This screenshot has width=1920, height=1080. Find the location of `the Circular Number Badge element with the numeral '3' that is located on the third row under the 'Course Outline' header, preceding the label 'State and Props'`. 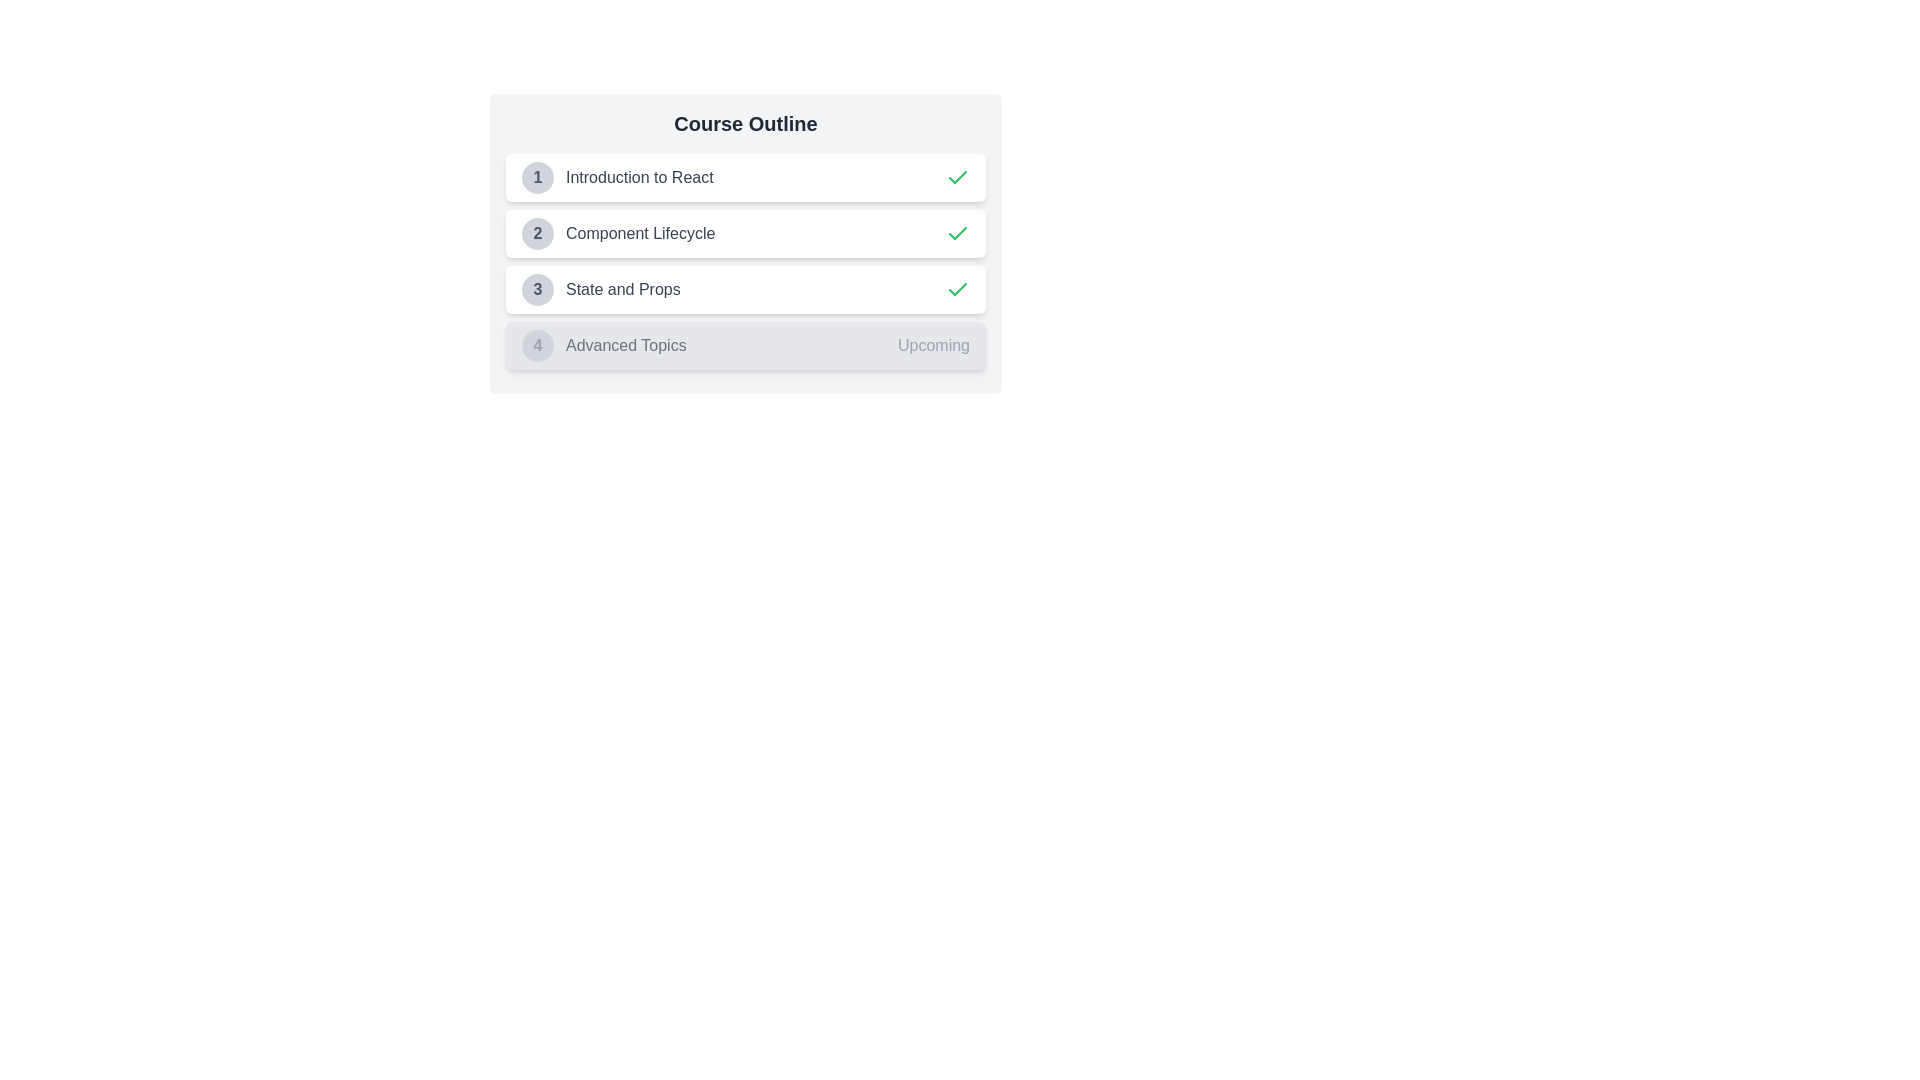

the Circular Number Badge element with the numeral '3' that is located on the third row under the 'Course Outline' header, preceding the label 'State and Props' is located at coordinates (537, 289).